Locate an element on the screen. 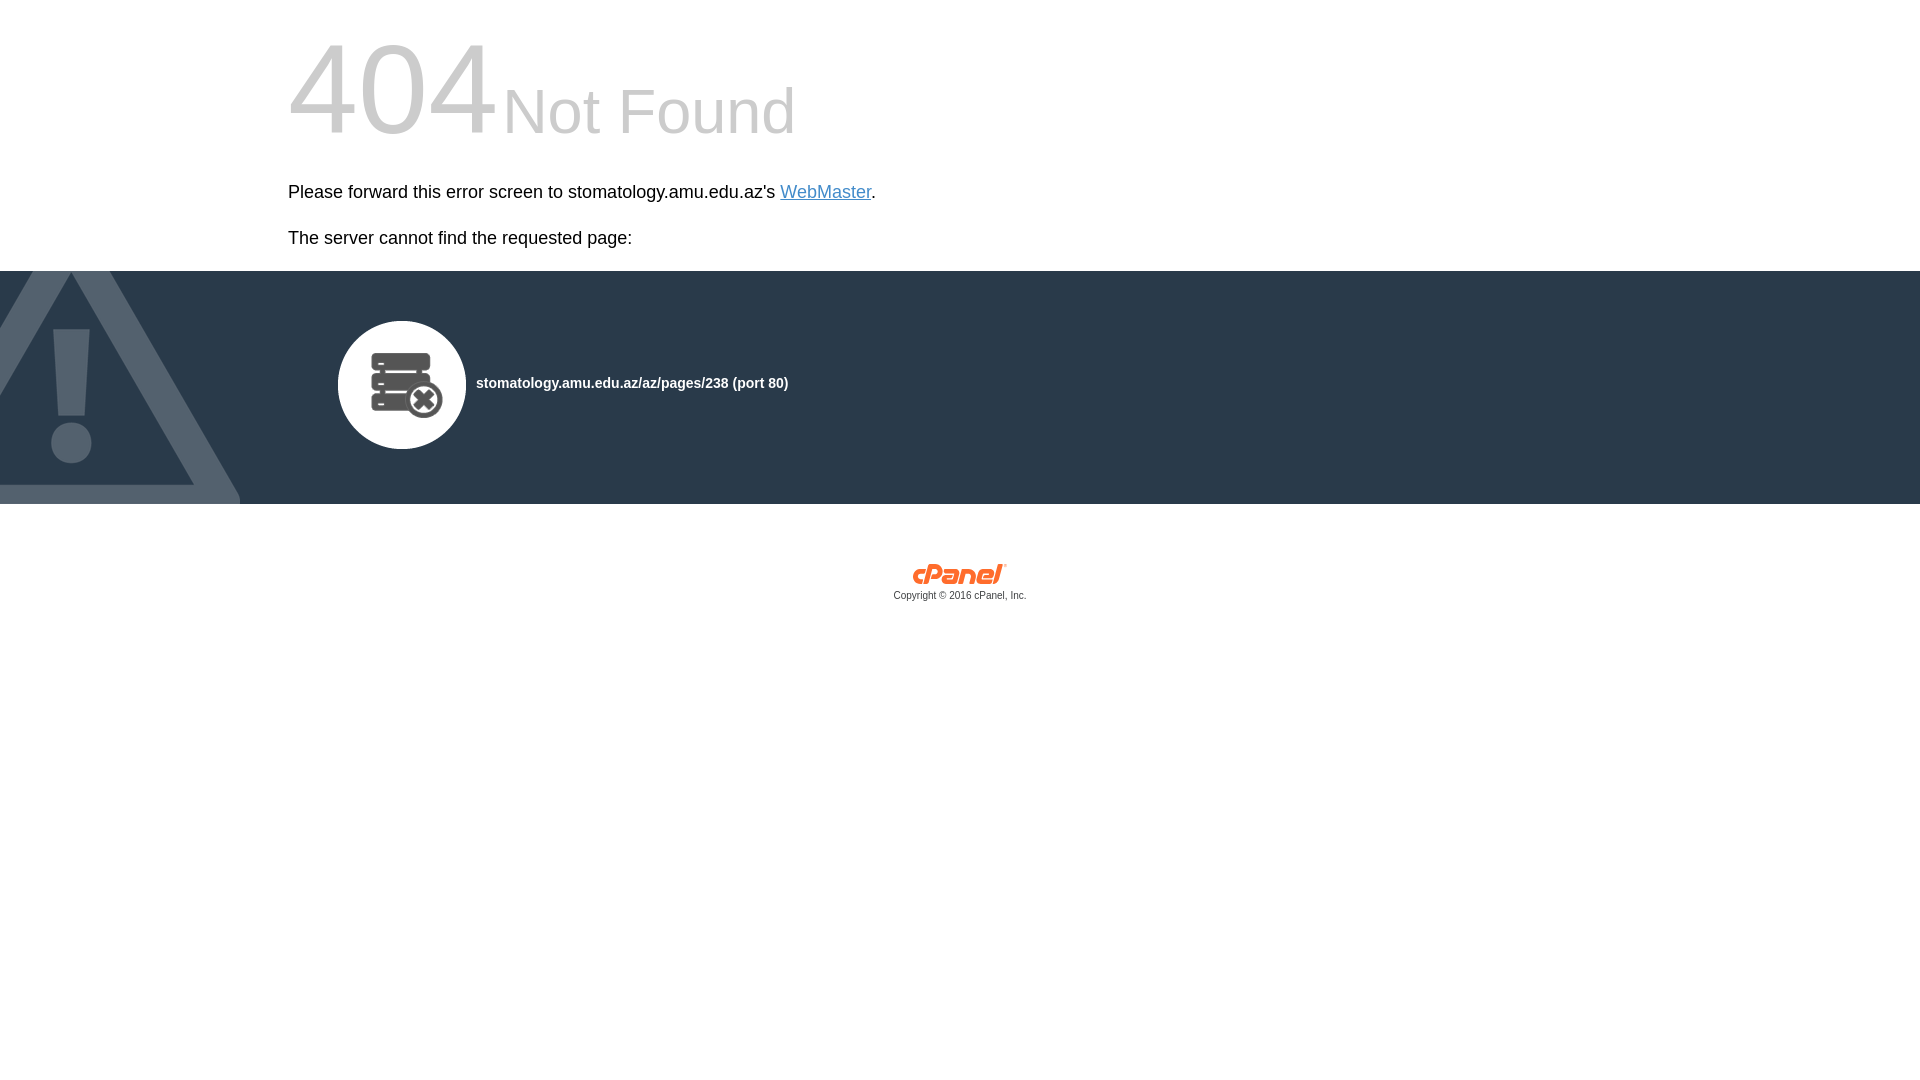 This screenshot has height=1080, width=1920. 'WebMaster' is located at coordinates (825, 192).